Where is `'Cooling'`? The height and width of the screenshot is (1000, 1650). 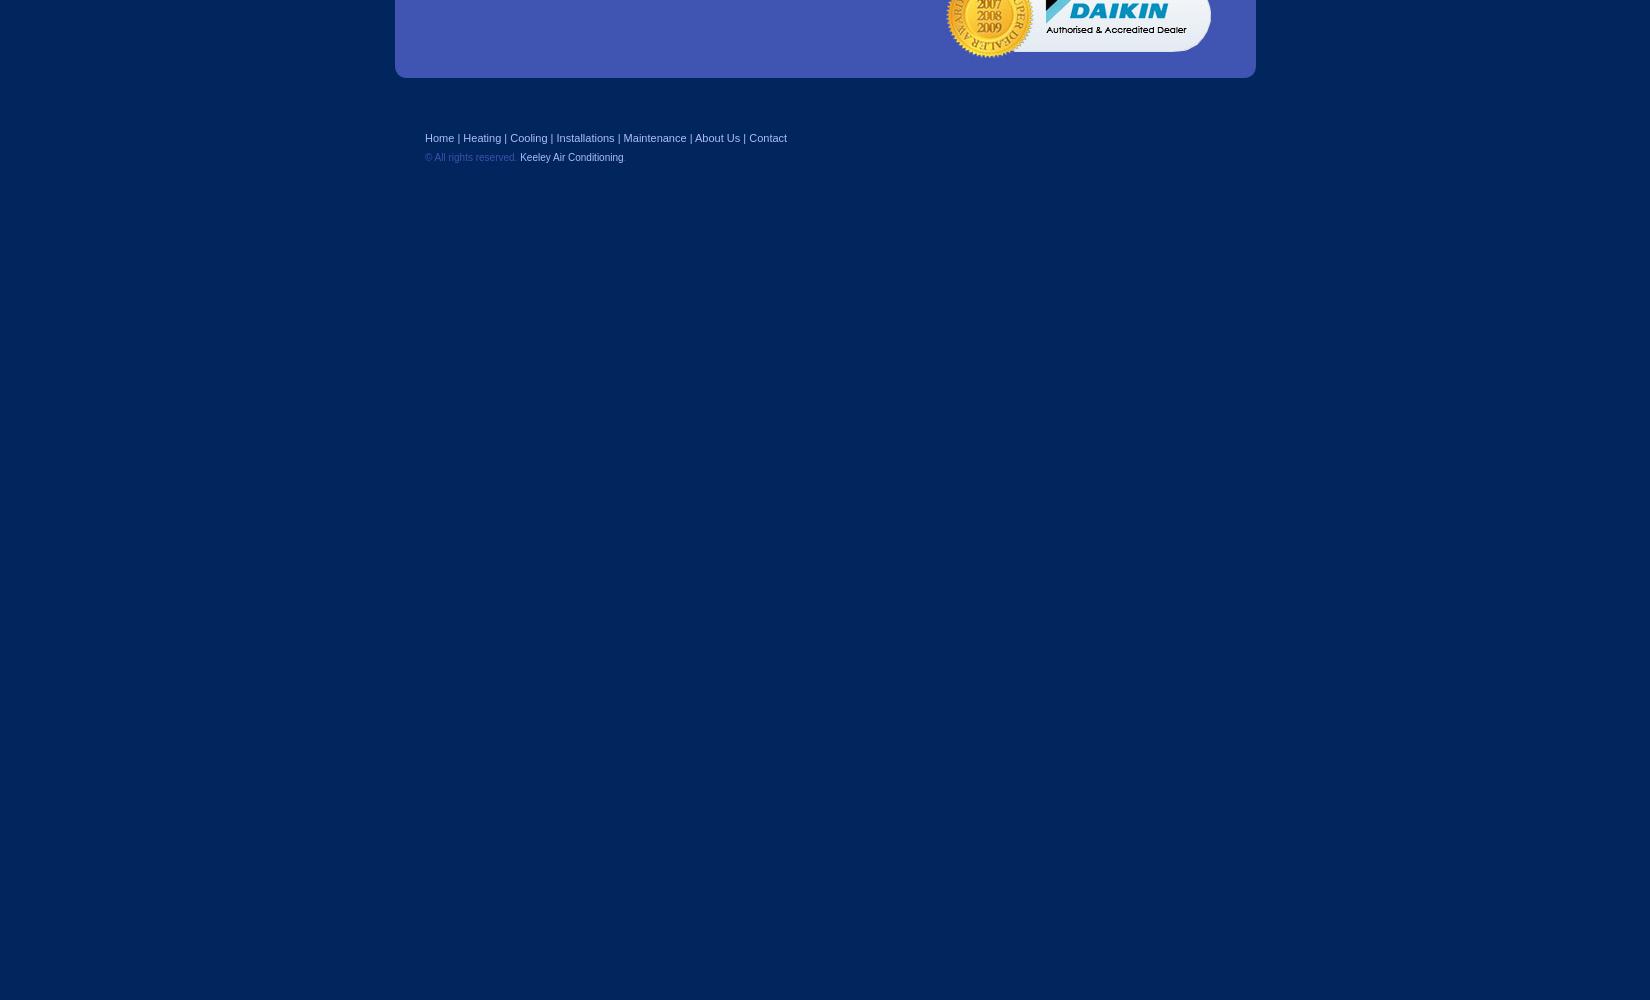
'Cooling' is located at coordinates (509, 138).